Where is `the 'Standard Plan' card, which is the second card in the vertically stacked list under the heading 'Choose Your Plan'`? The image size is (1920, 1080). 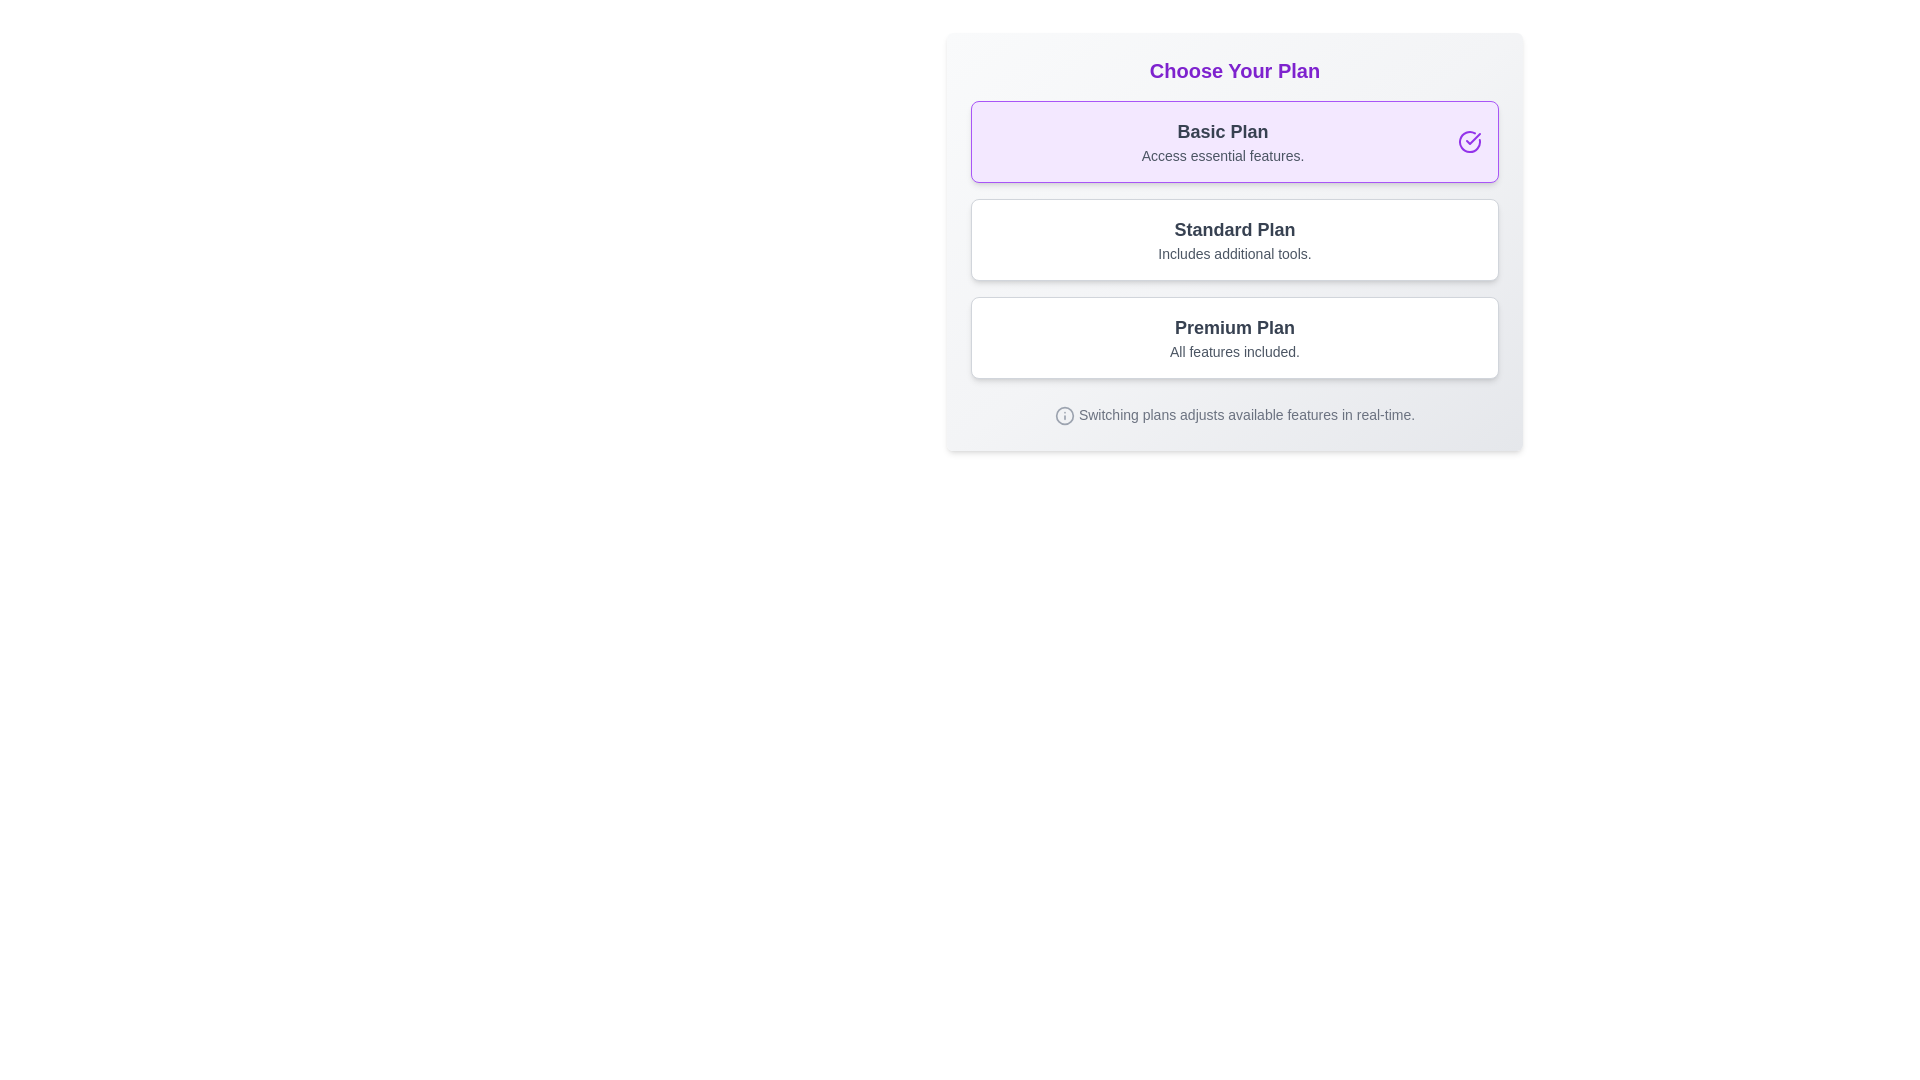
the 'Standard Plan' card, which is the second card in the vertically stacked list under the heading 'Choose Your Plan' is located at coordinates (1233, 238).